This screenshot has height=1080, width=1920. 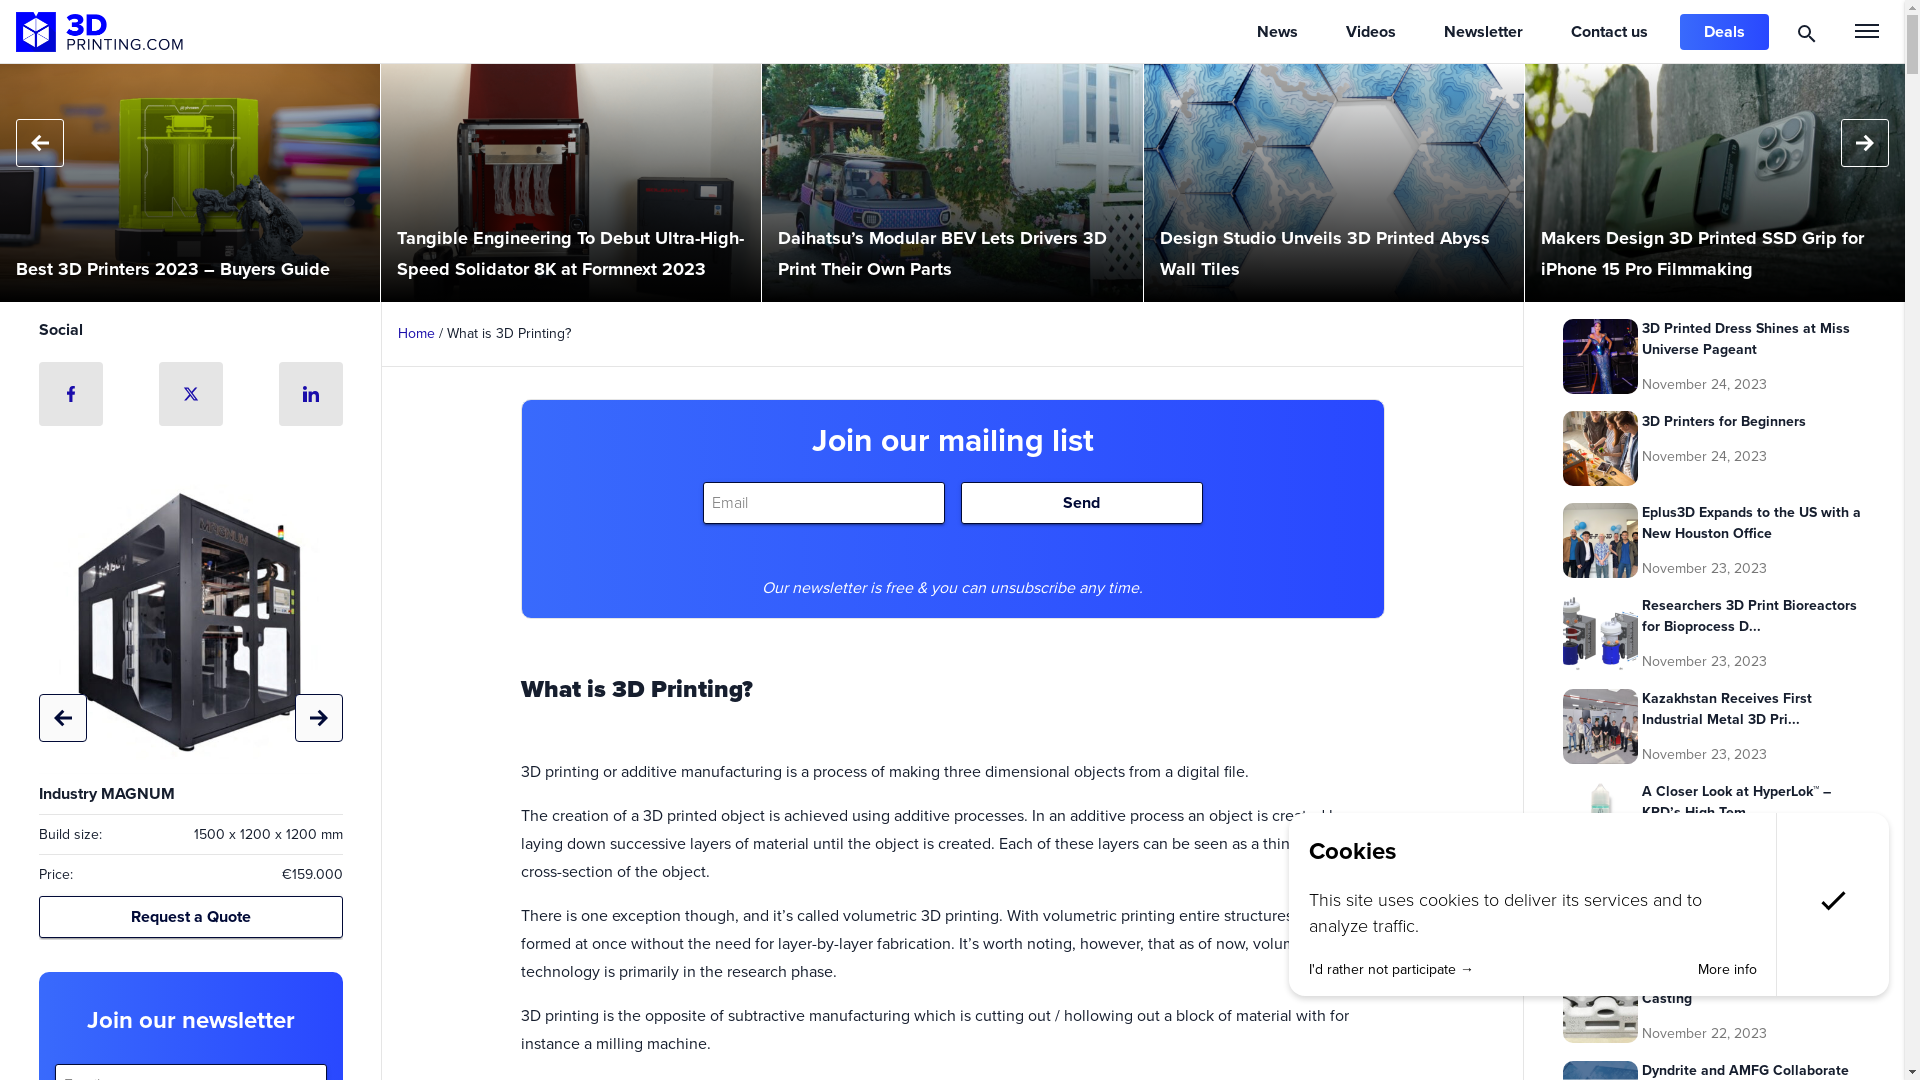 I want to click on 'Videos', so click(x=1370, y=31).